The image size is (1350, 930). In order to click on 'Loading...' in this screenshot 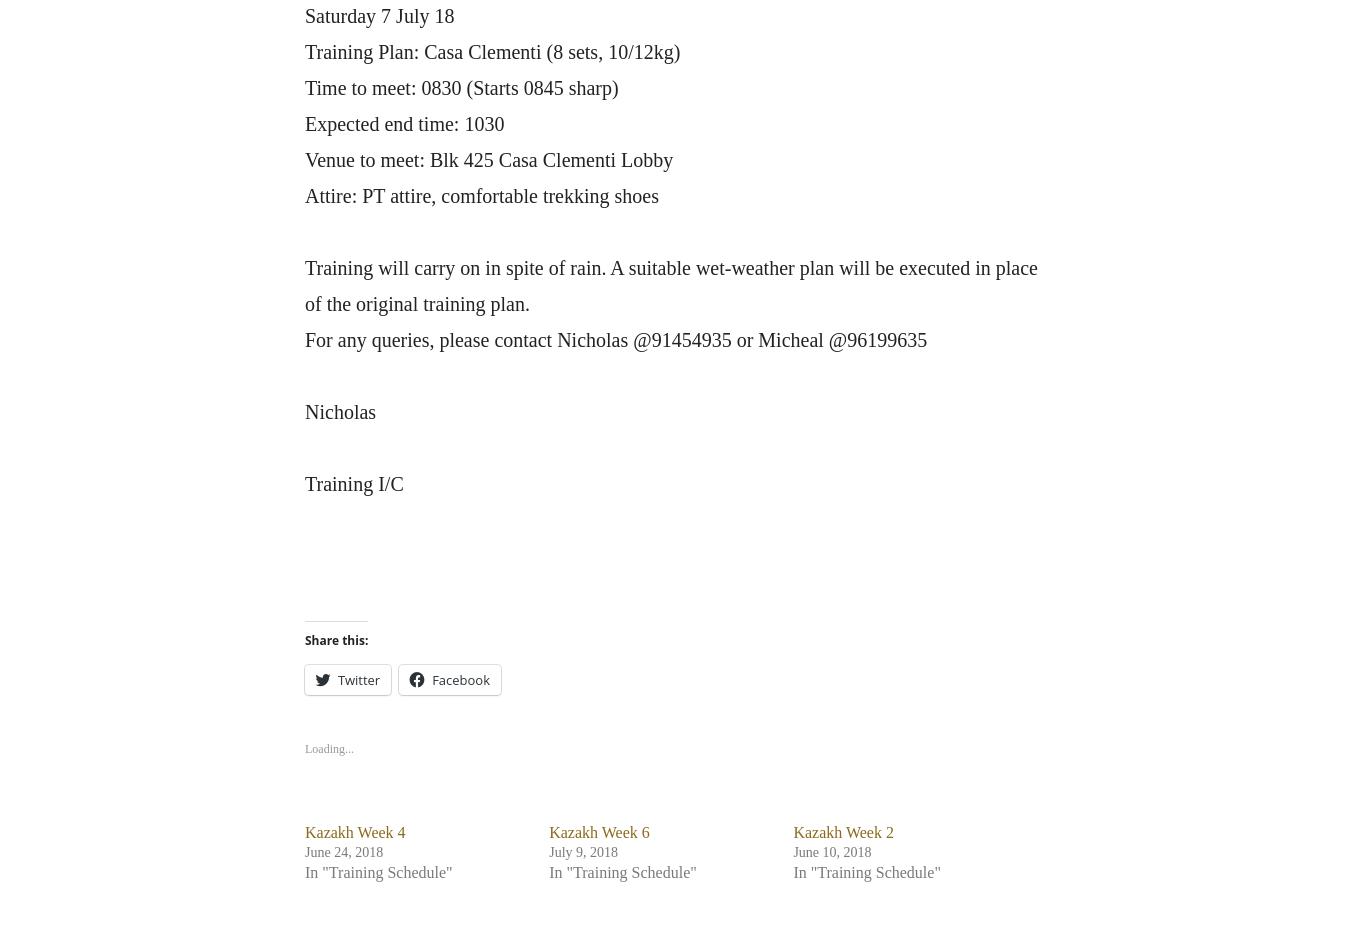, I will do `click(328, 749)`.